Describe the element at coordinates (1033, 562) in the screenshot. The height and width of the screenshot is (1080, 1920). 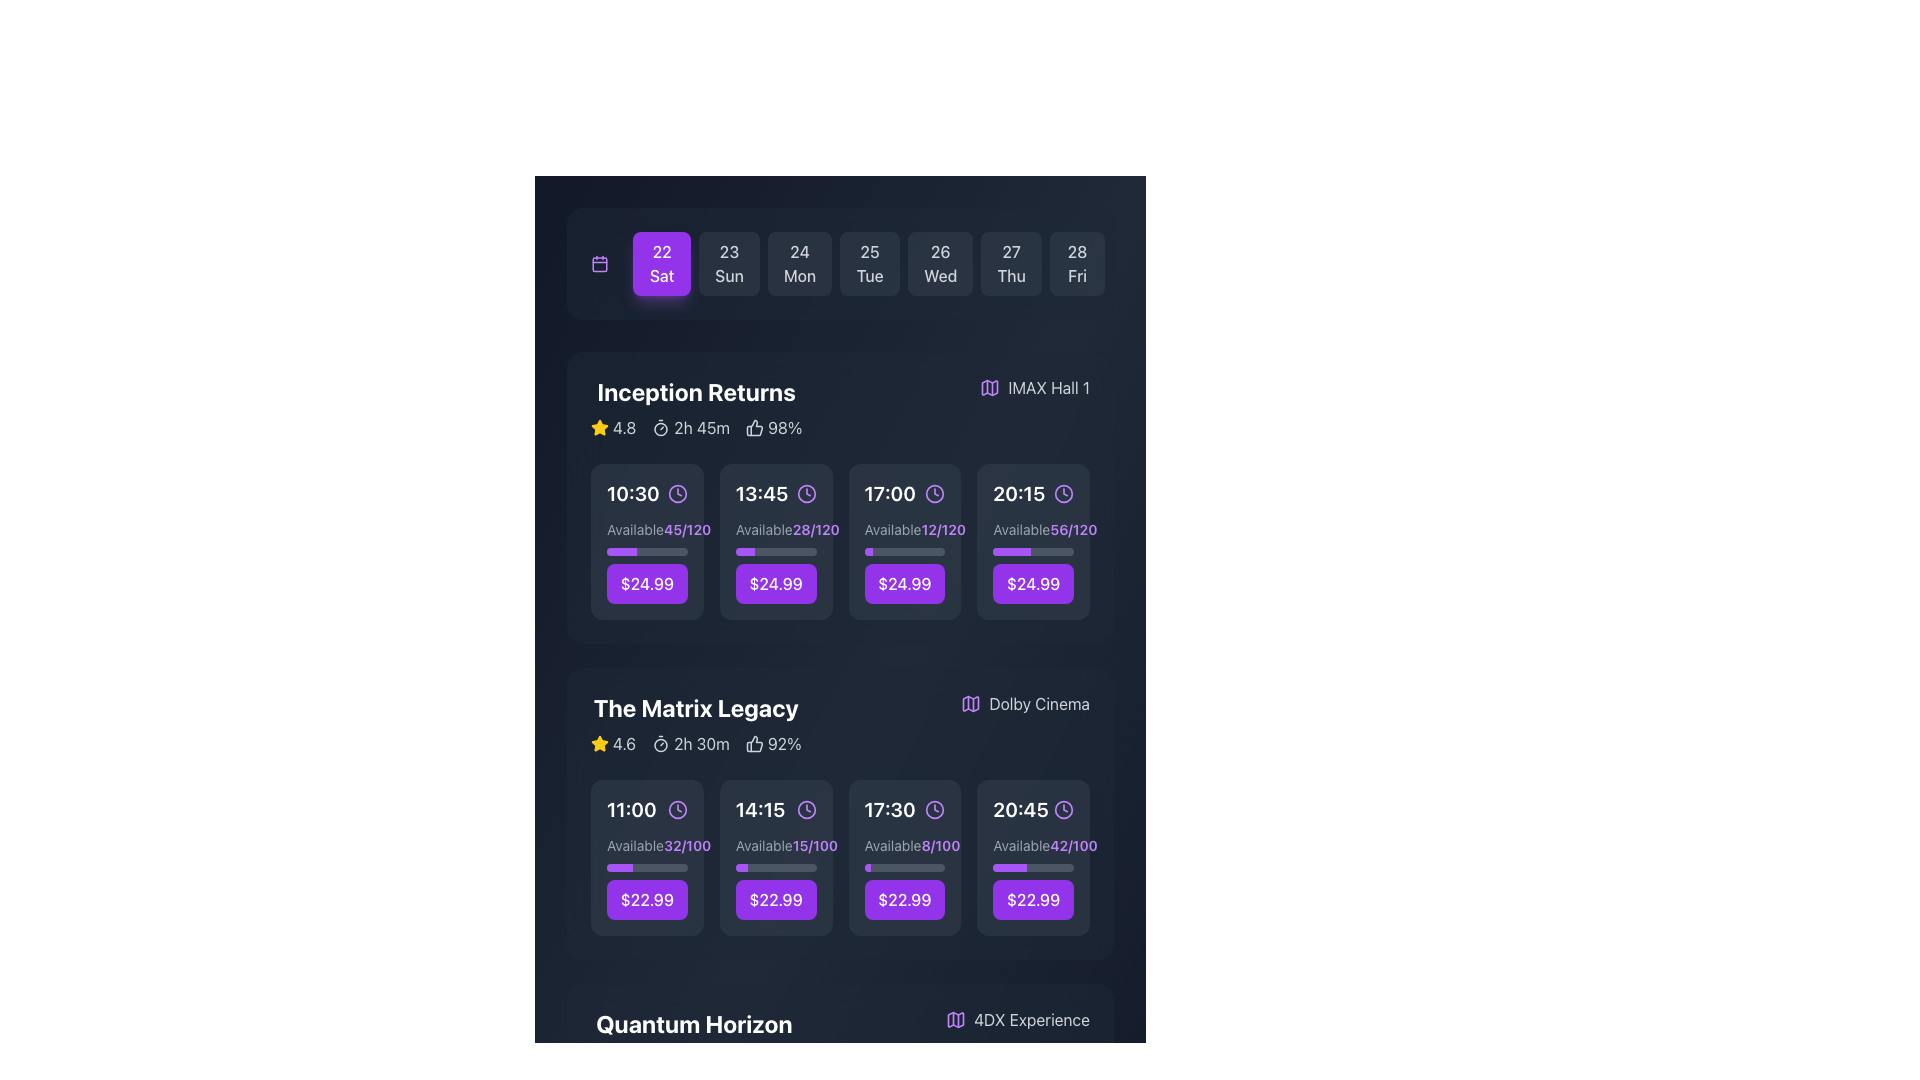
I see `the progress bar in the 'Inception Returns' group for the time slot '20:15'` at that location.